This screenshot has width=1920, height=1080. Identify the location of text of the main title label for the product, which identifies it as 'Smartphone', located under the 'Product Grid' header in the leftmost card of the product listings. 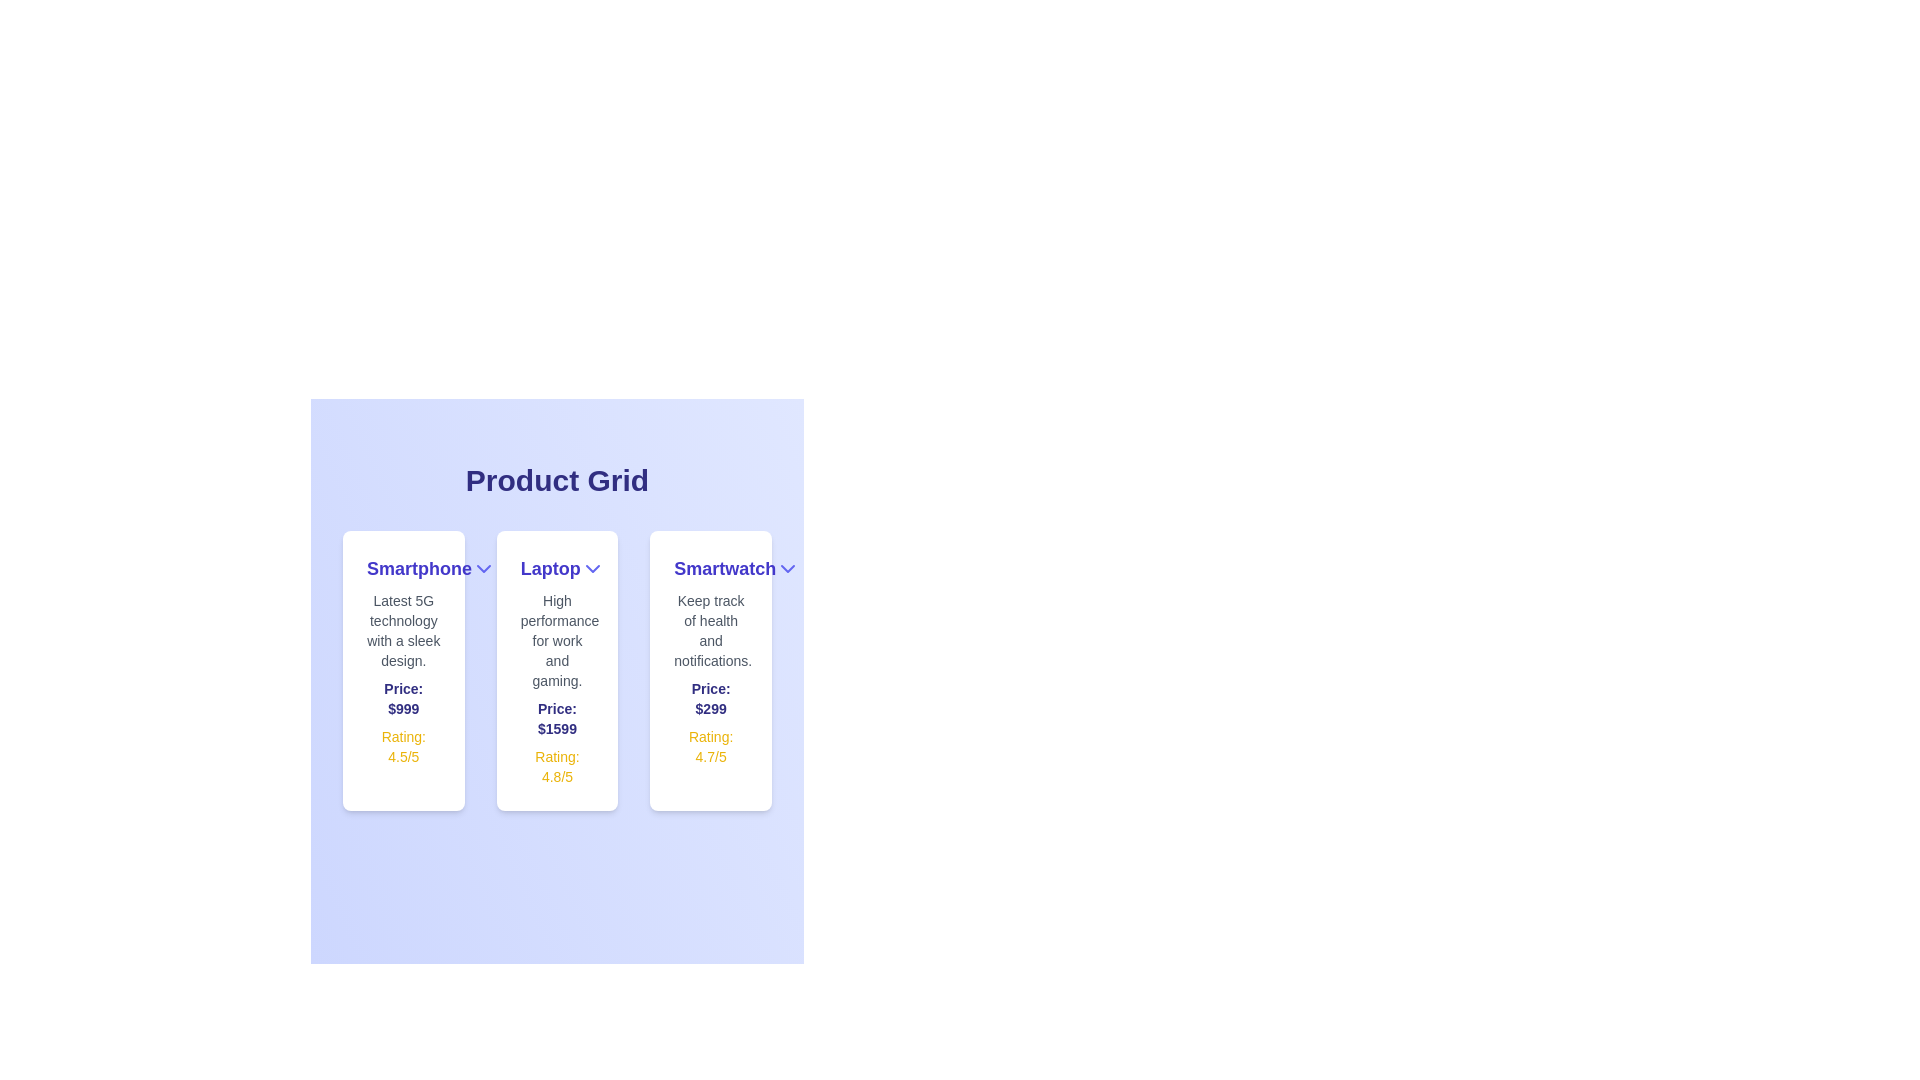
(418, 569).